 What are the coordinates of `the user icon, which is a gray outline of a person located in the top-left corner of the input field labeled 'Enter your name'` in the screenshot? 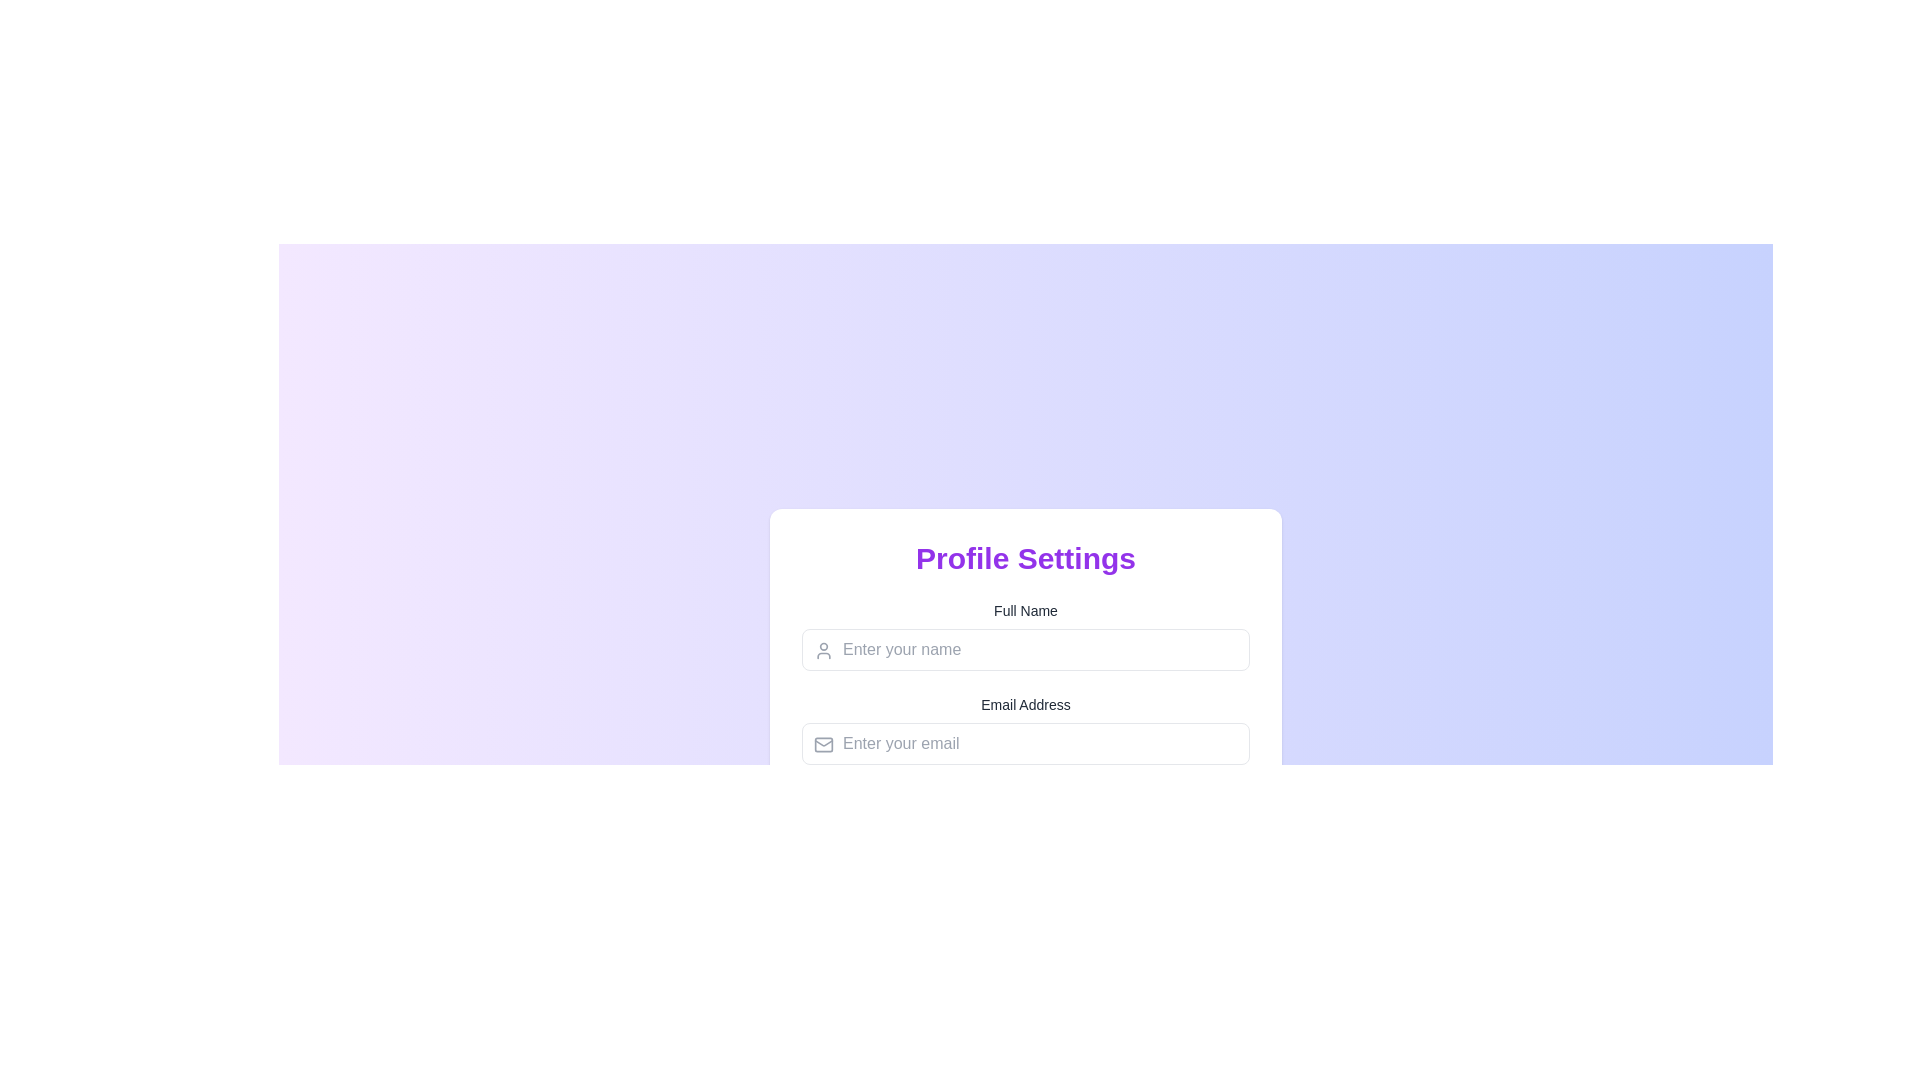 It's located at (824, 651).